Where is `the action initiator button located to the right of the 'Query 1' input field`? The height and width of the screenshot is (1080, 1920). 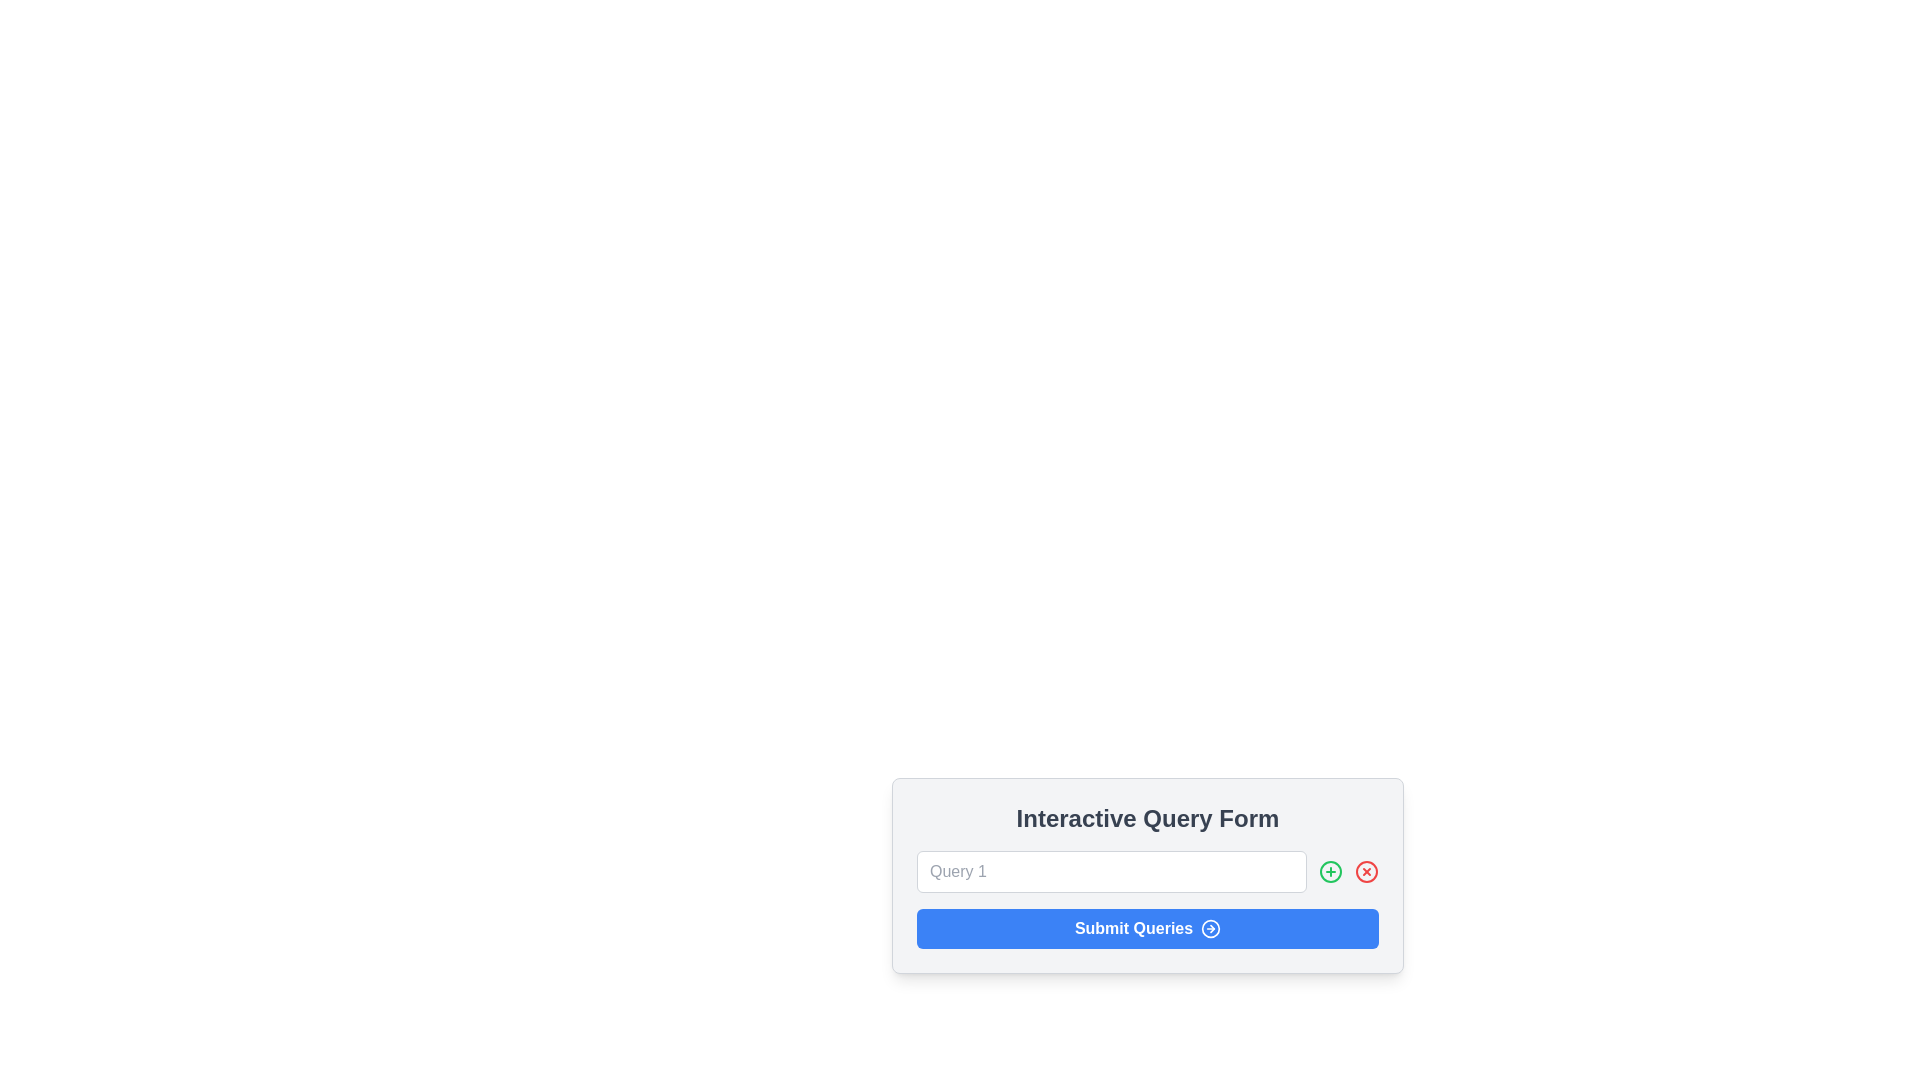 the action initiator button located to the right of the 'Query 1' input field is located at coordinates (1330, 870).